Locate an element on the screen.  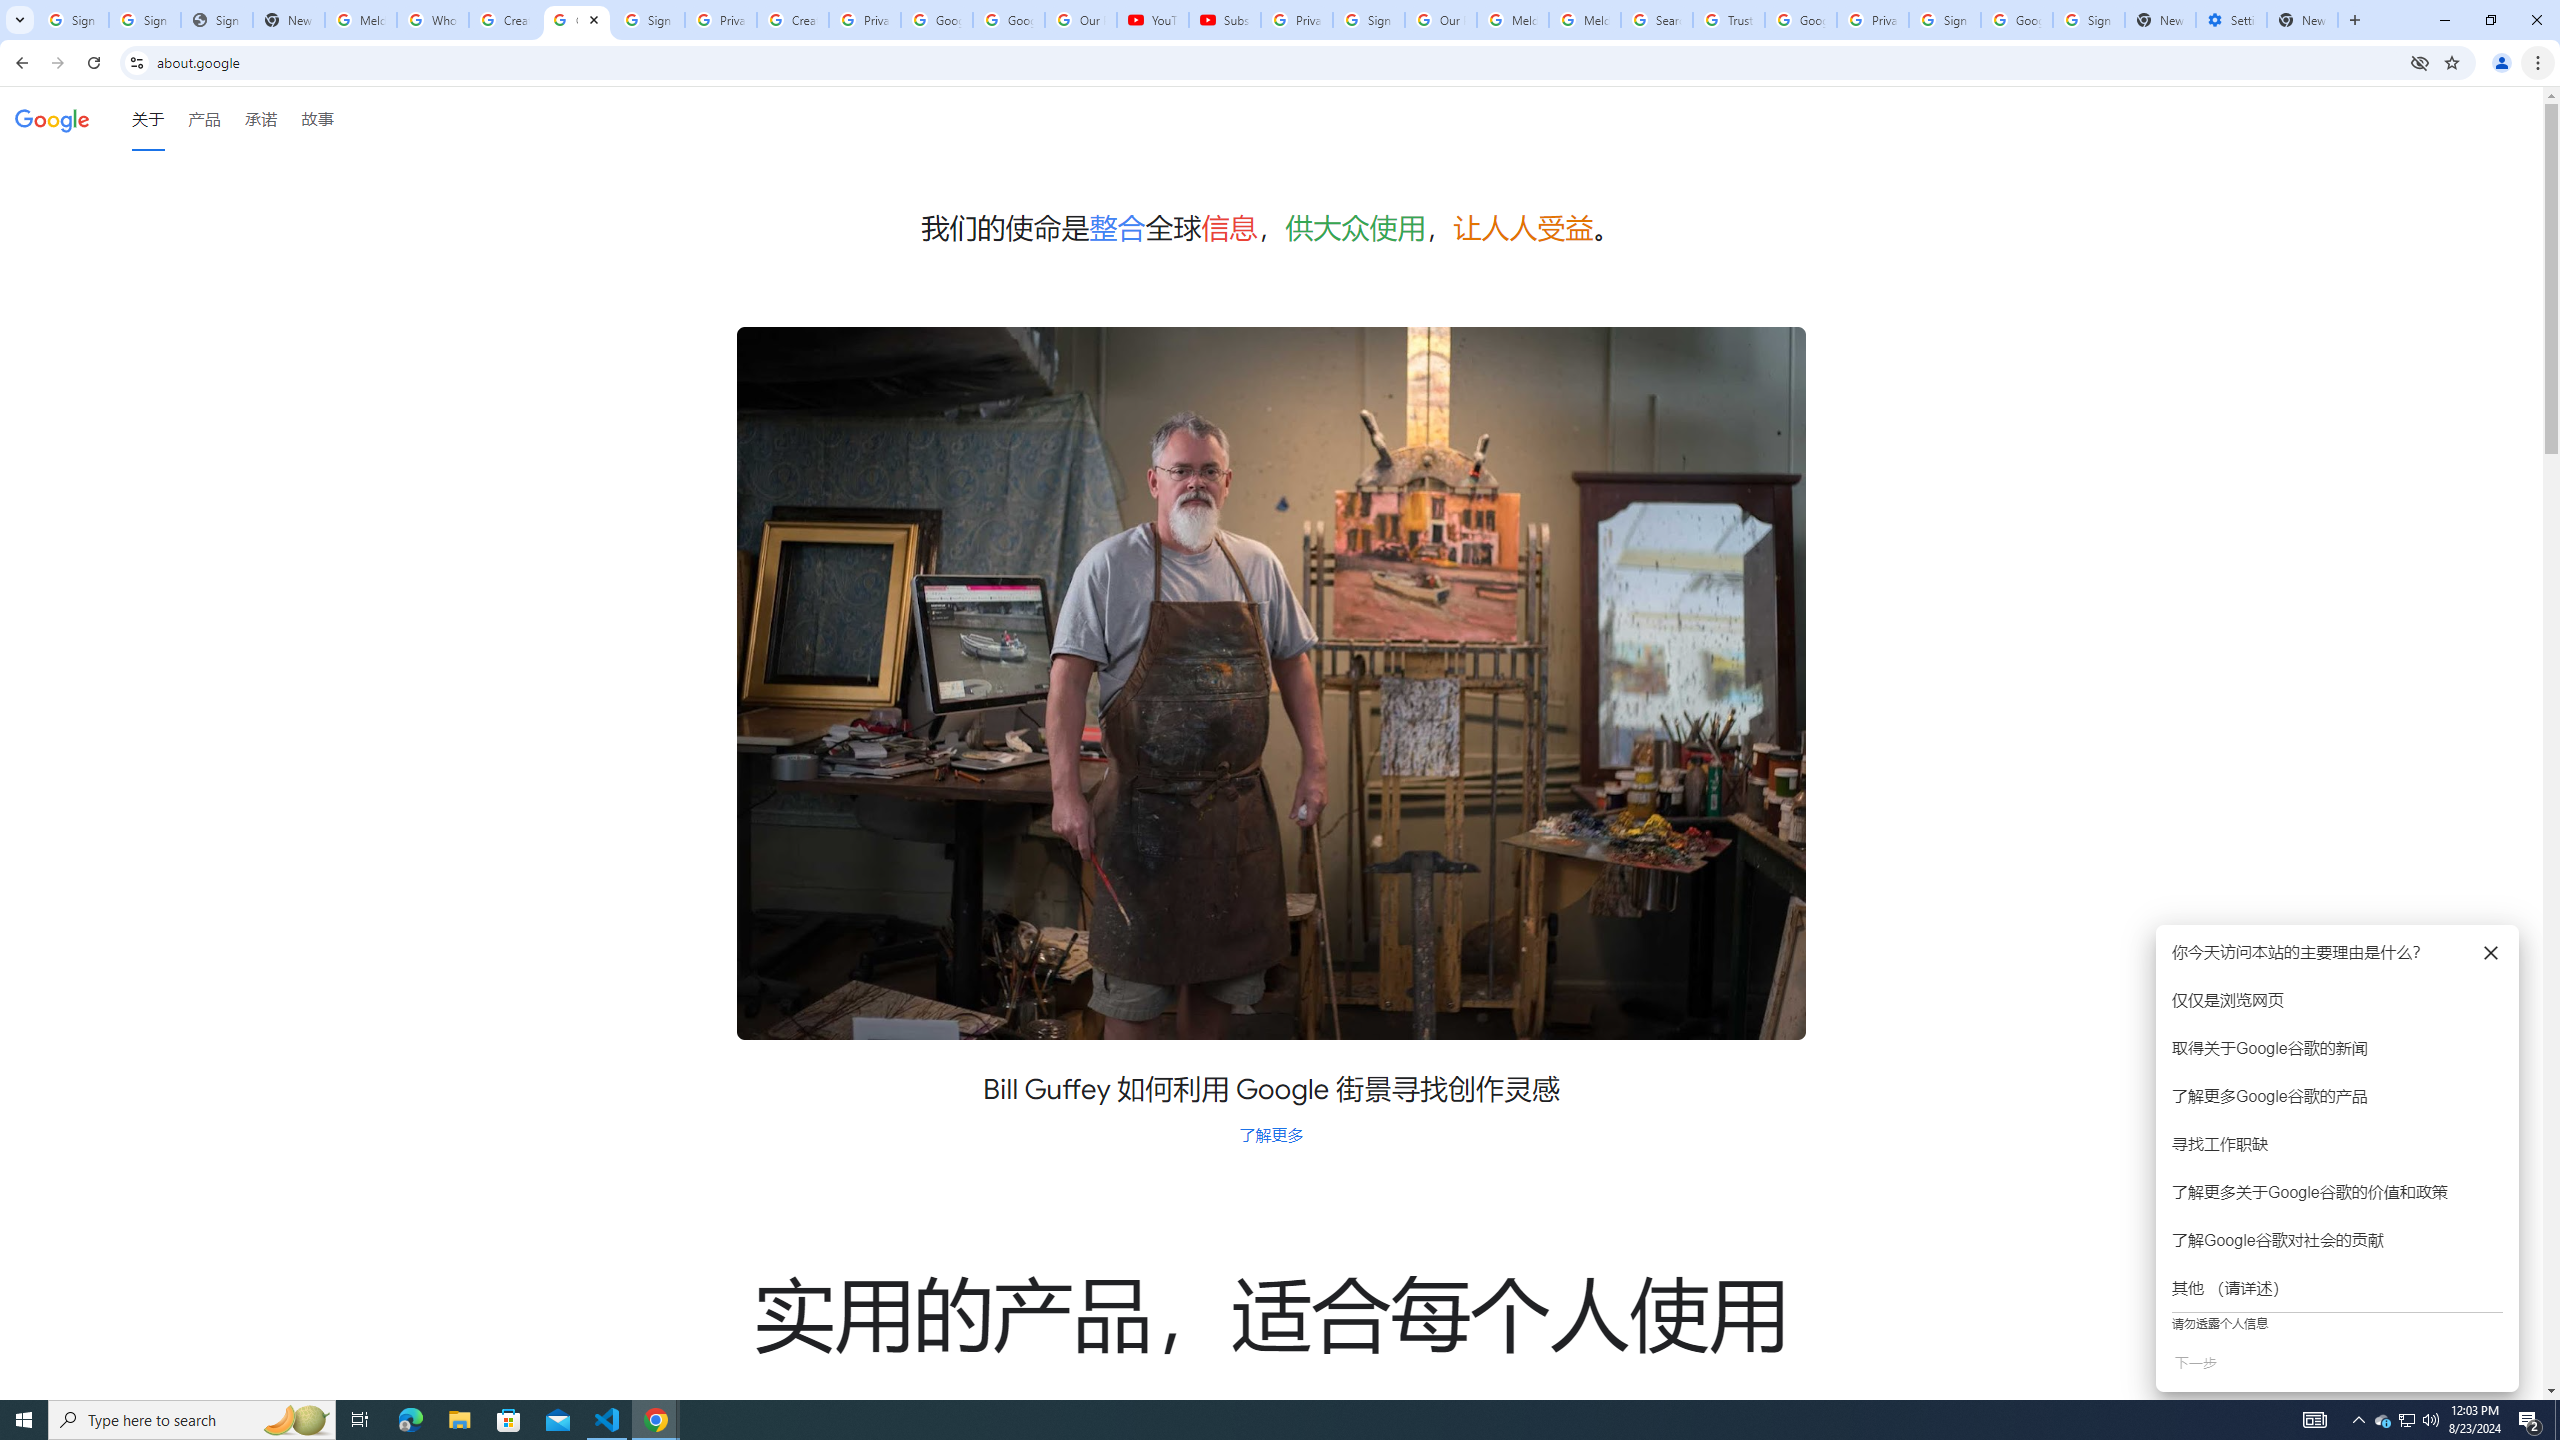
'YouTube' is located at coordinates (1153, 19).